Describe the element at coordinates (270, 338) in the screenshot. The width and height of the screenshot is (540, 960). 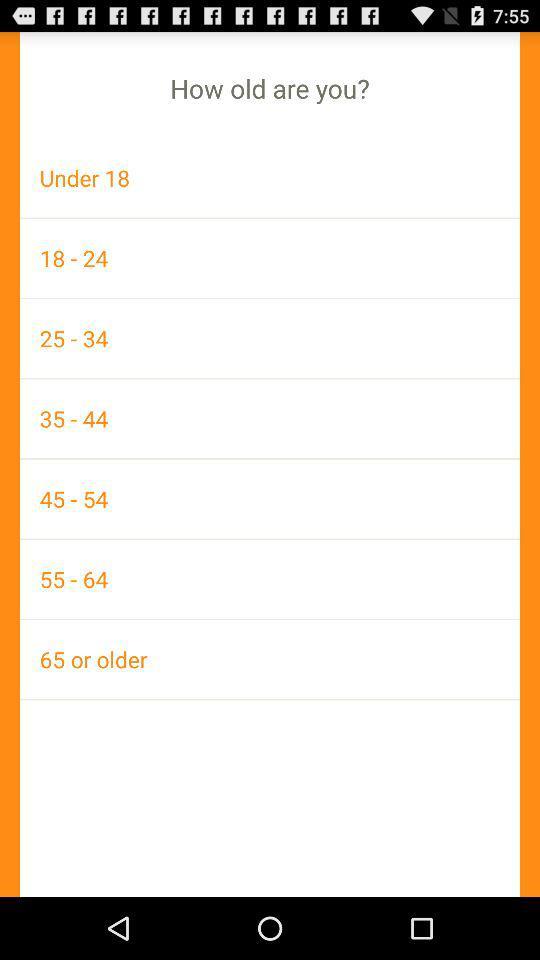
I see `icon above 35 - 44 icon` at that location.